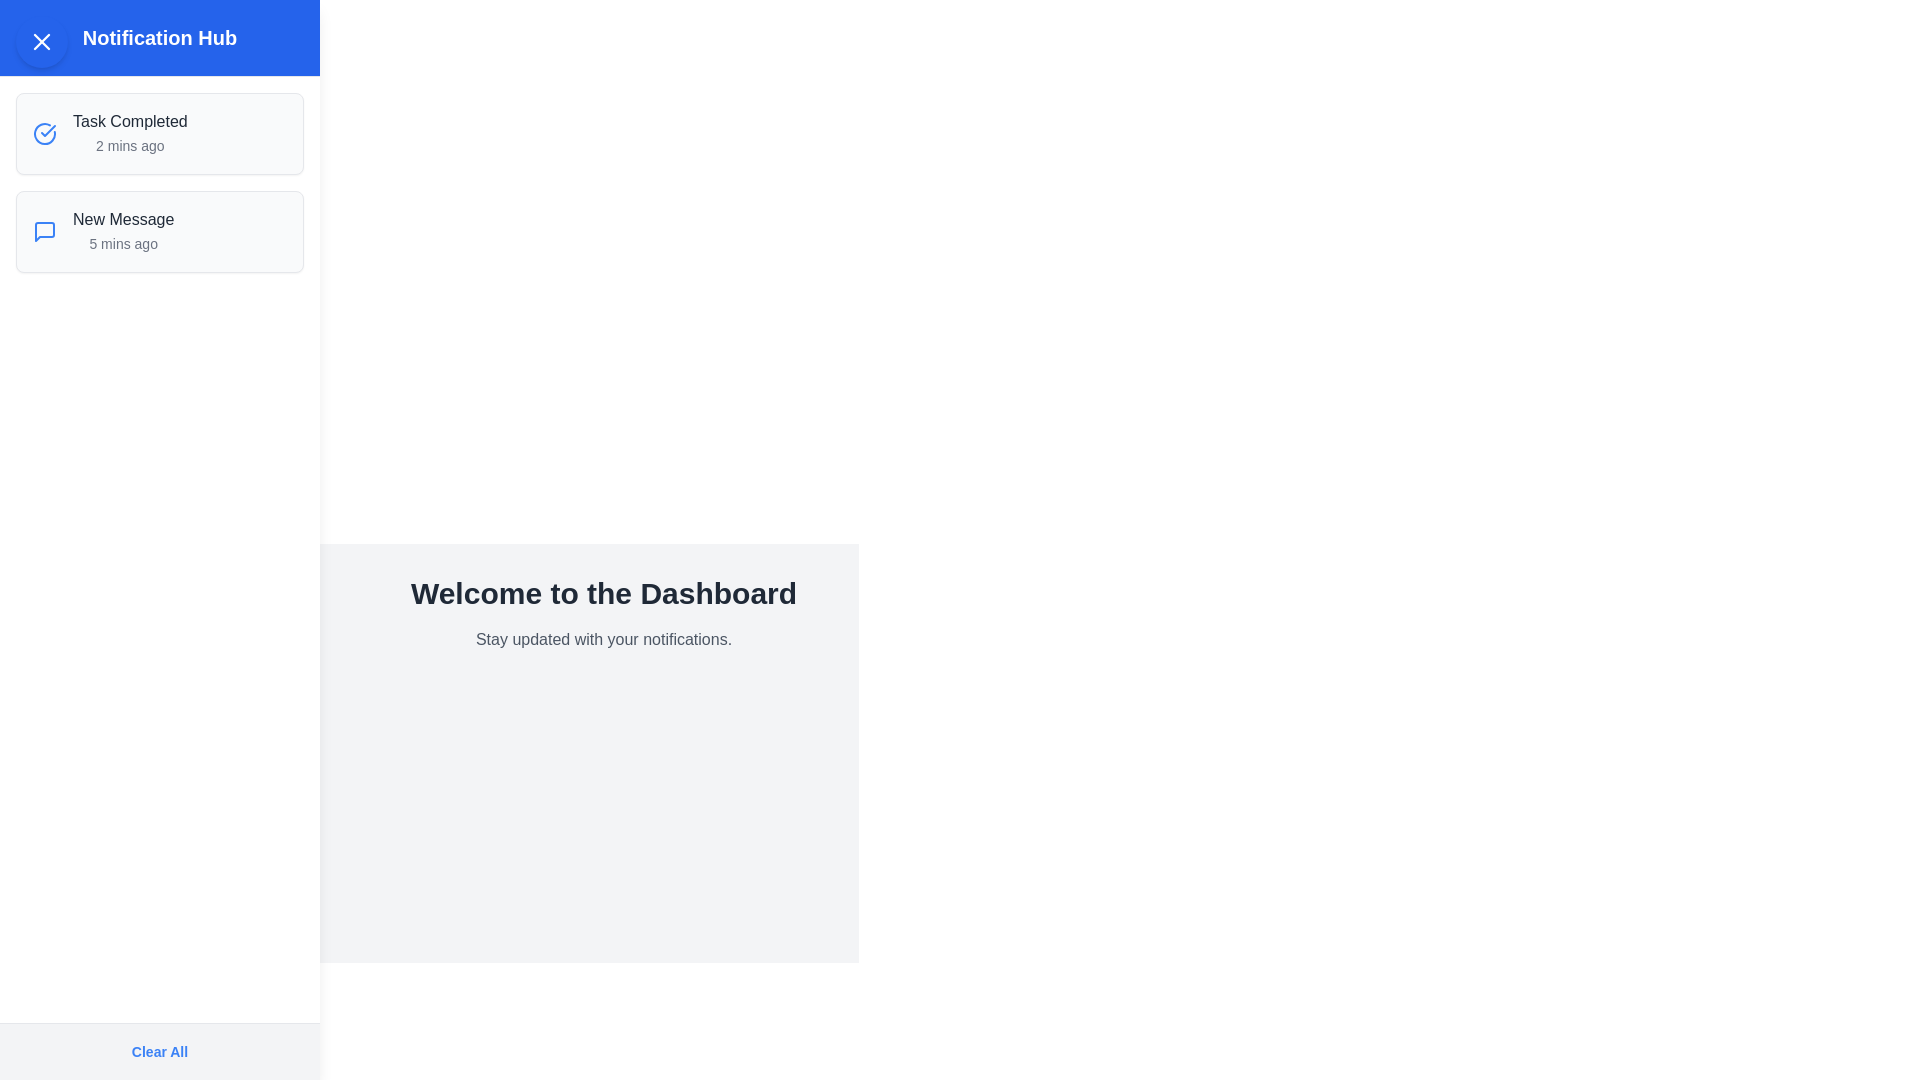 The height and width of the screenshot is (1080, 1920). What do you see at coordinates (122, 219) in the screenshot?
I see `text content of the title in the second notification item in the 'Notification Hub' panel, located below the 'Task Completed' notification` at bounding box center [122, 219].